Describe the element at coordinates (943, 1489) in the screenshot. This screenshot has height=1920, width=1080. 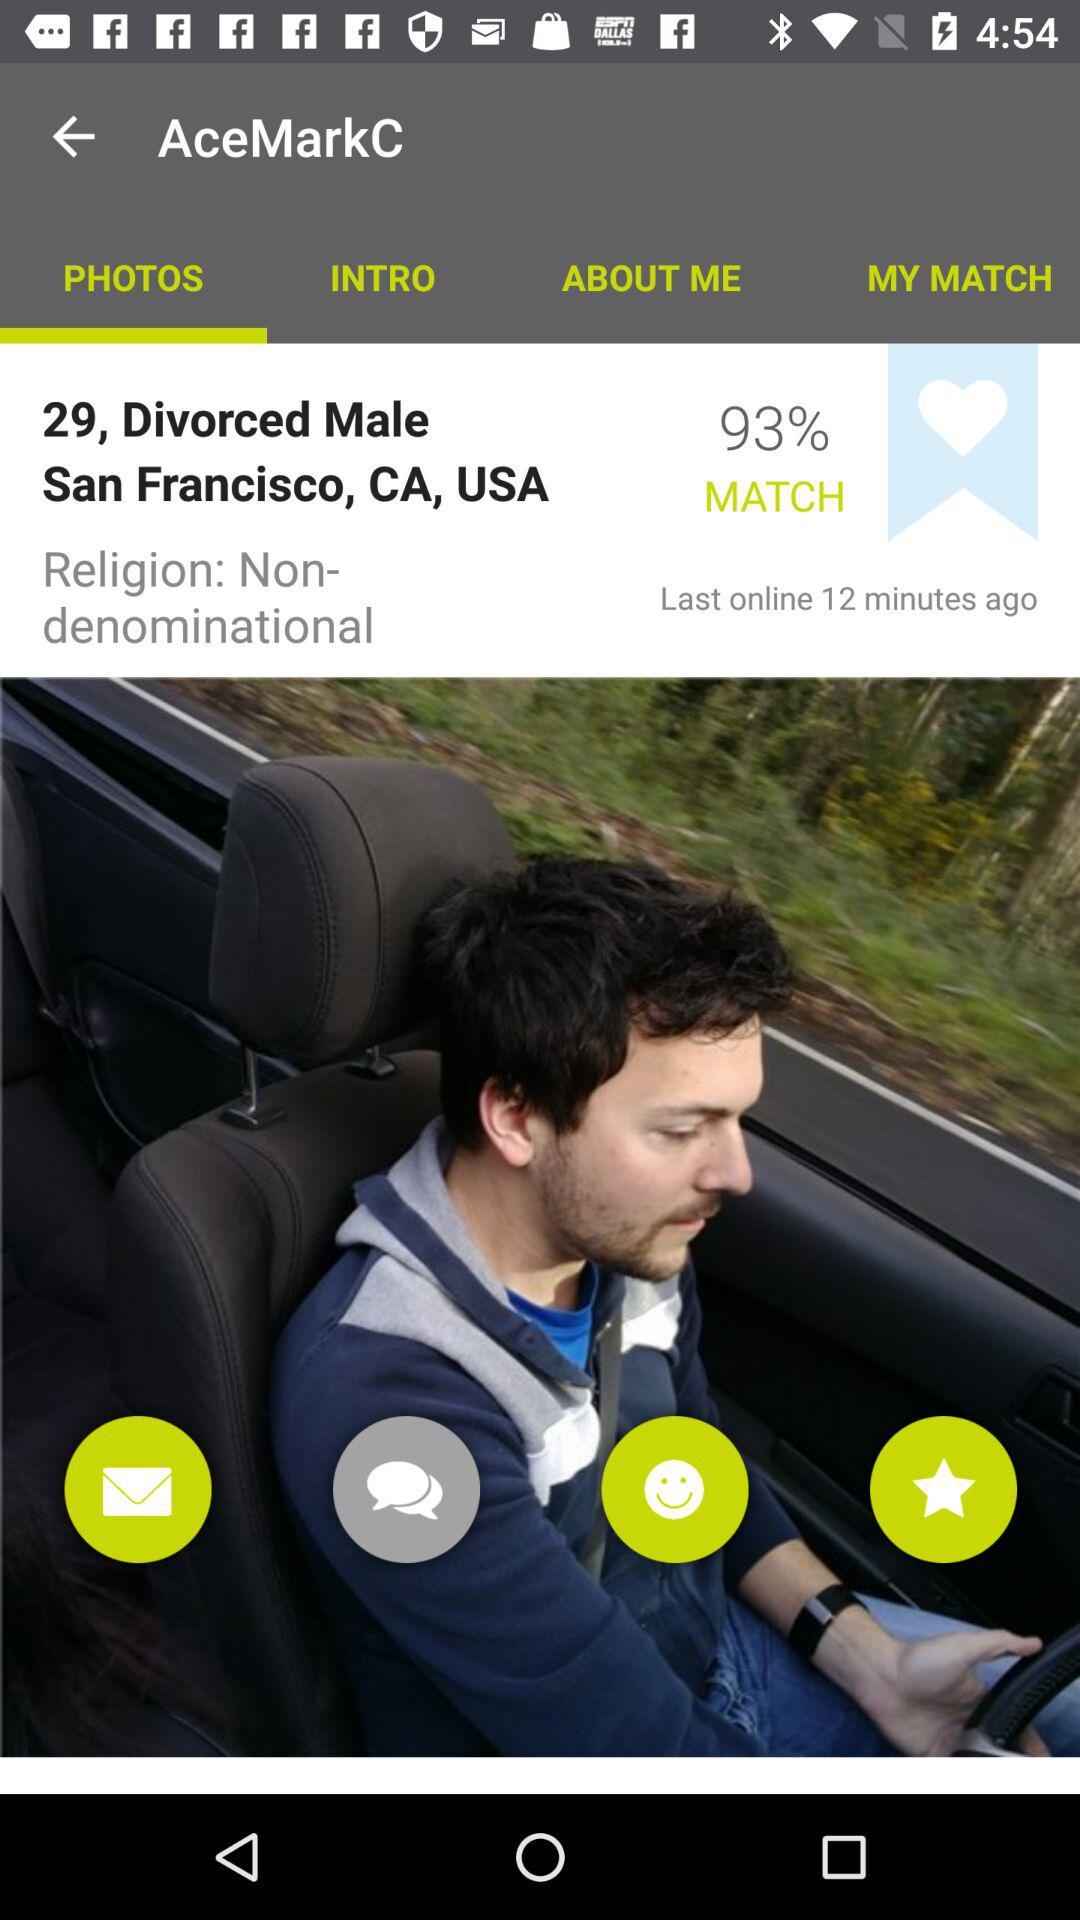
I see `the star icon` at that location.